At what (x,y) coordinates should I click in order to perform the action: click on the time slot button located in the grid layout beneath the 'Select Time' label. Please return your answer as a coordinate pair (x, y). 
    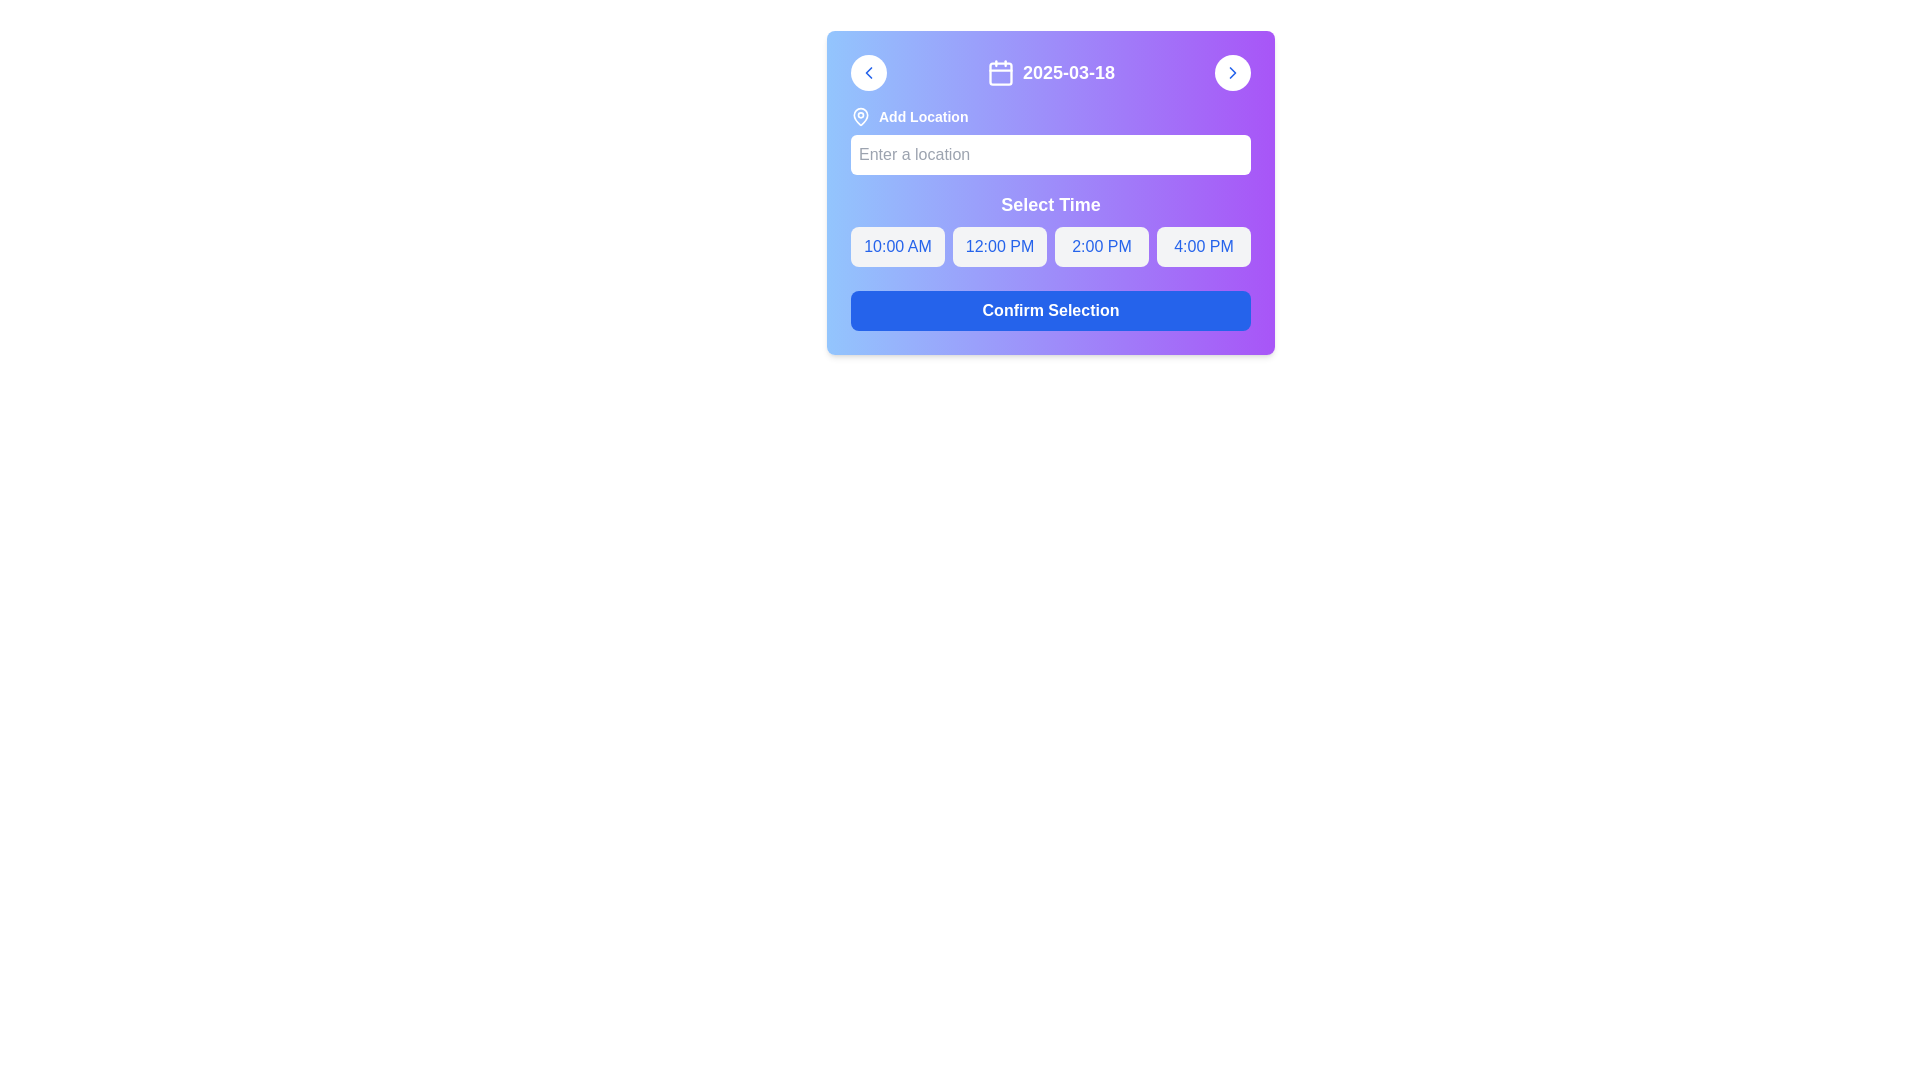
    Looking at the image, I should click on (1050, 227).